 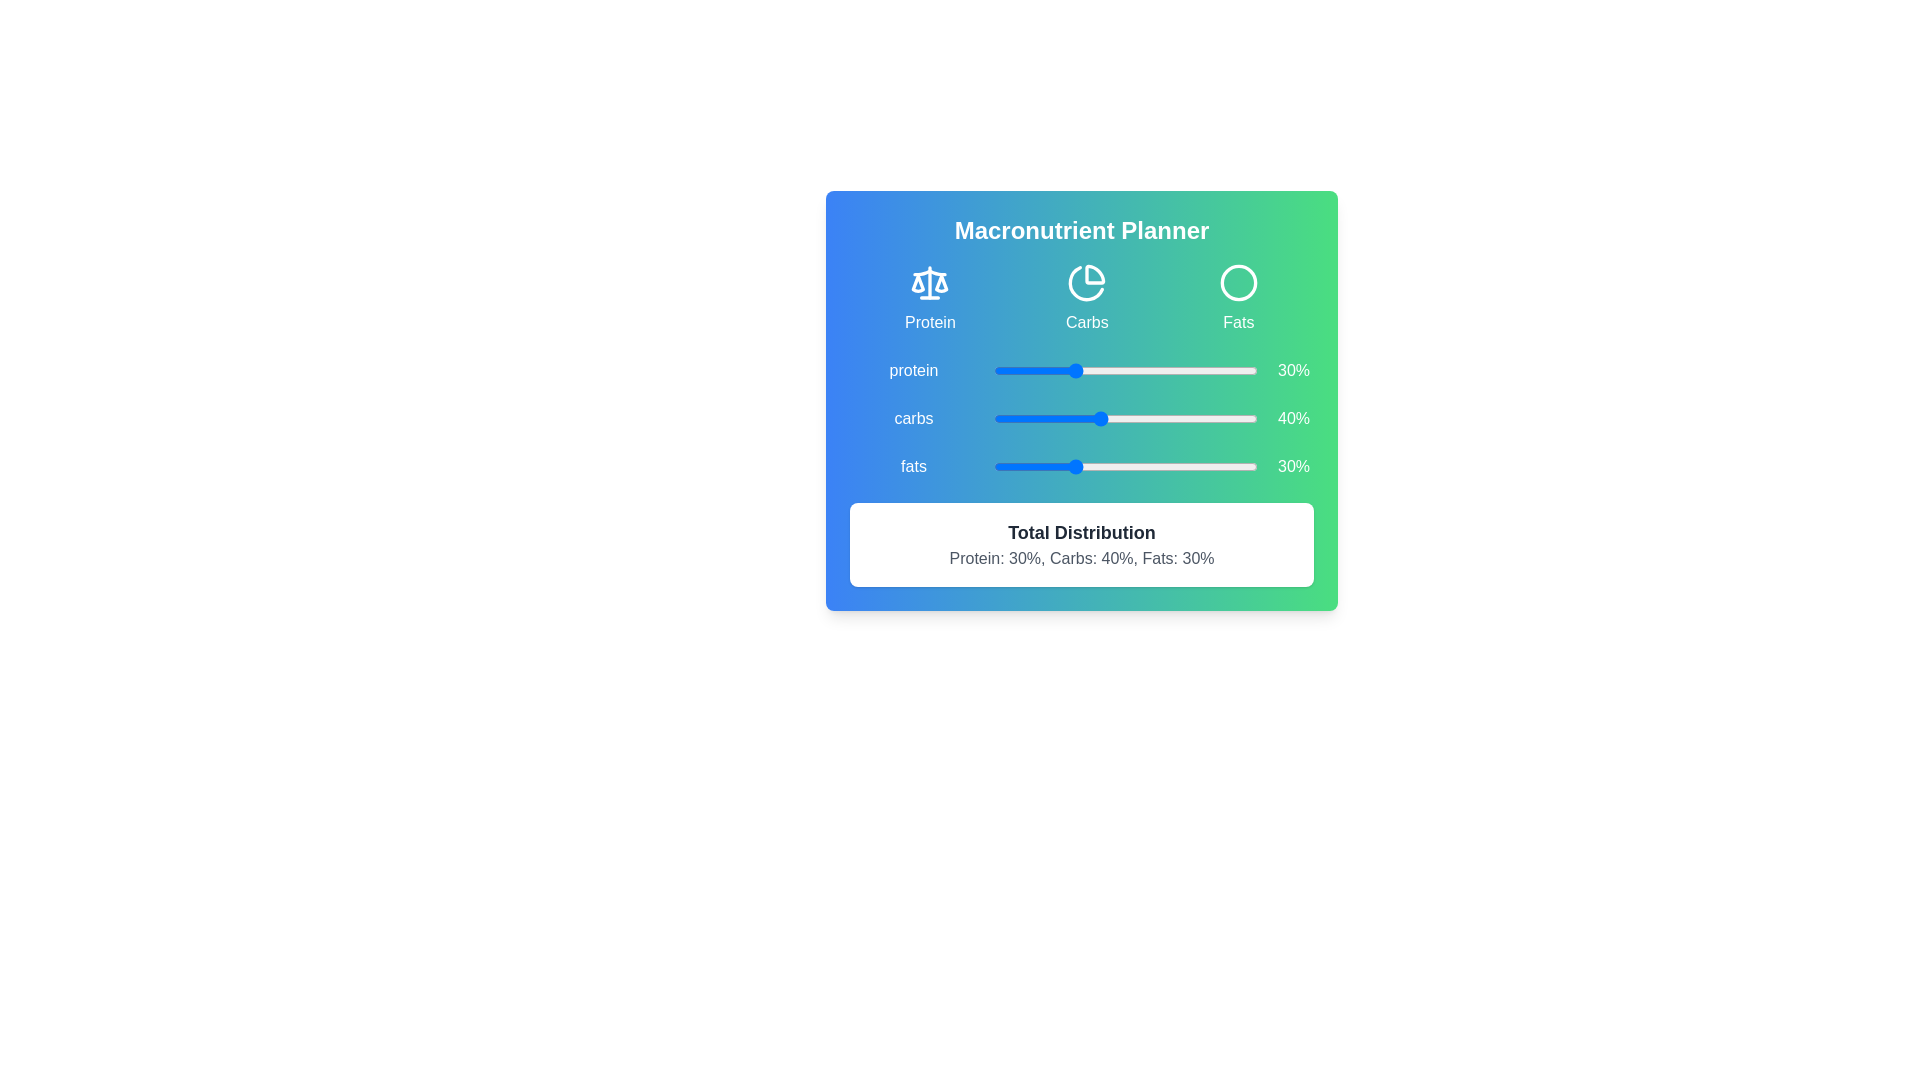 I want to click on the teal curved line segment of the pie chart representing the 'Carbs' section, so click(x=1094, y=274).